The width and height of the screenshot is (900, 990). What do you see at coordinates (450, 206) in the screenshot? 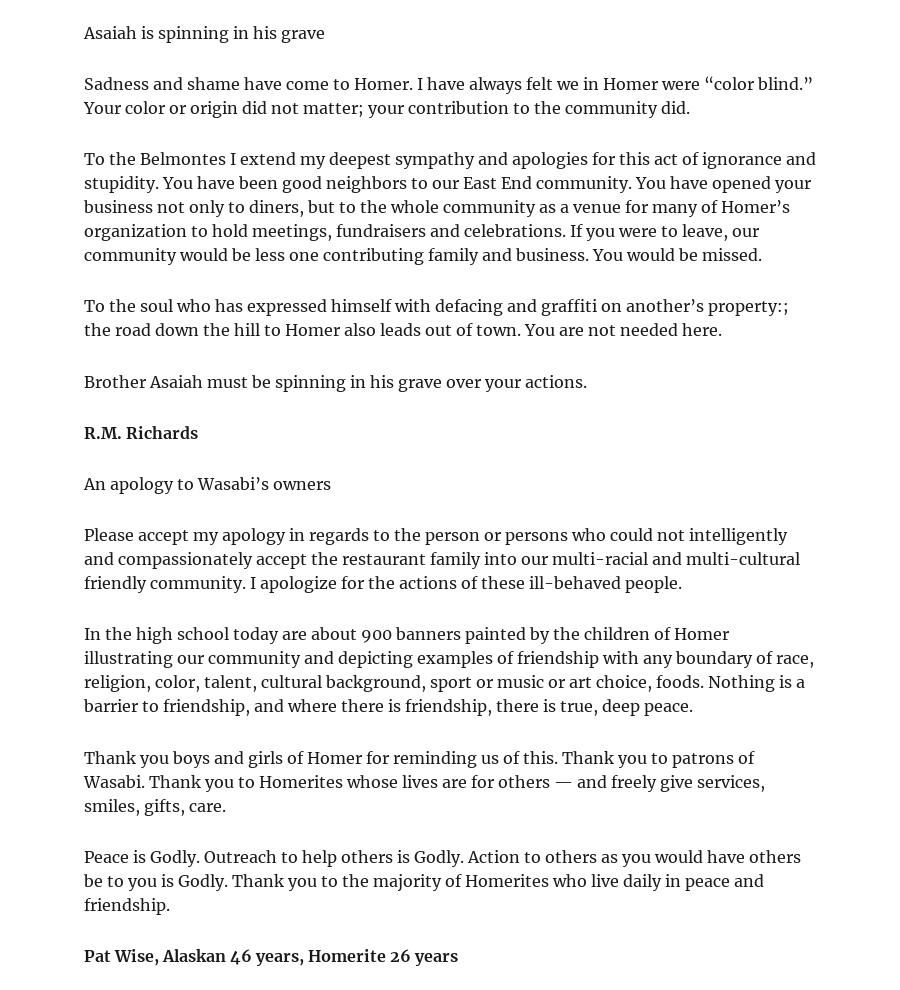
I see `'To the Belmontes I extend my deepest sympathy and apologies for this act of ignorance and stupidity. You have been good neighbors to our East End community. You have opened your business not only to diners, but to the whole community as a venue for many of Homer’s organization to hold meetings, fundraisers and celebrations. If you were to leave, our community would be less one contributing family and business. You would be missed.'` at bounding box center [450, 206].